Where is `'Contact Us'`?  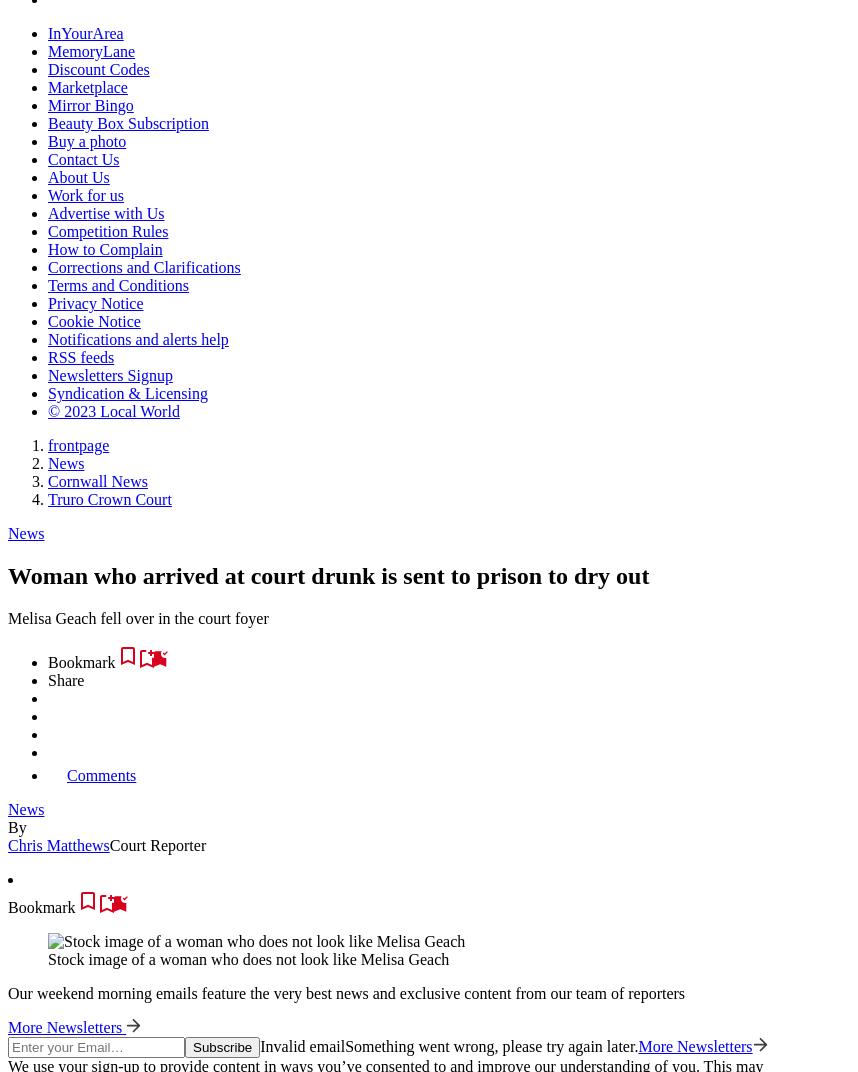
'Contact Us' is located at coordinates (82, 158).